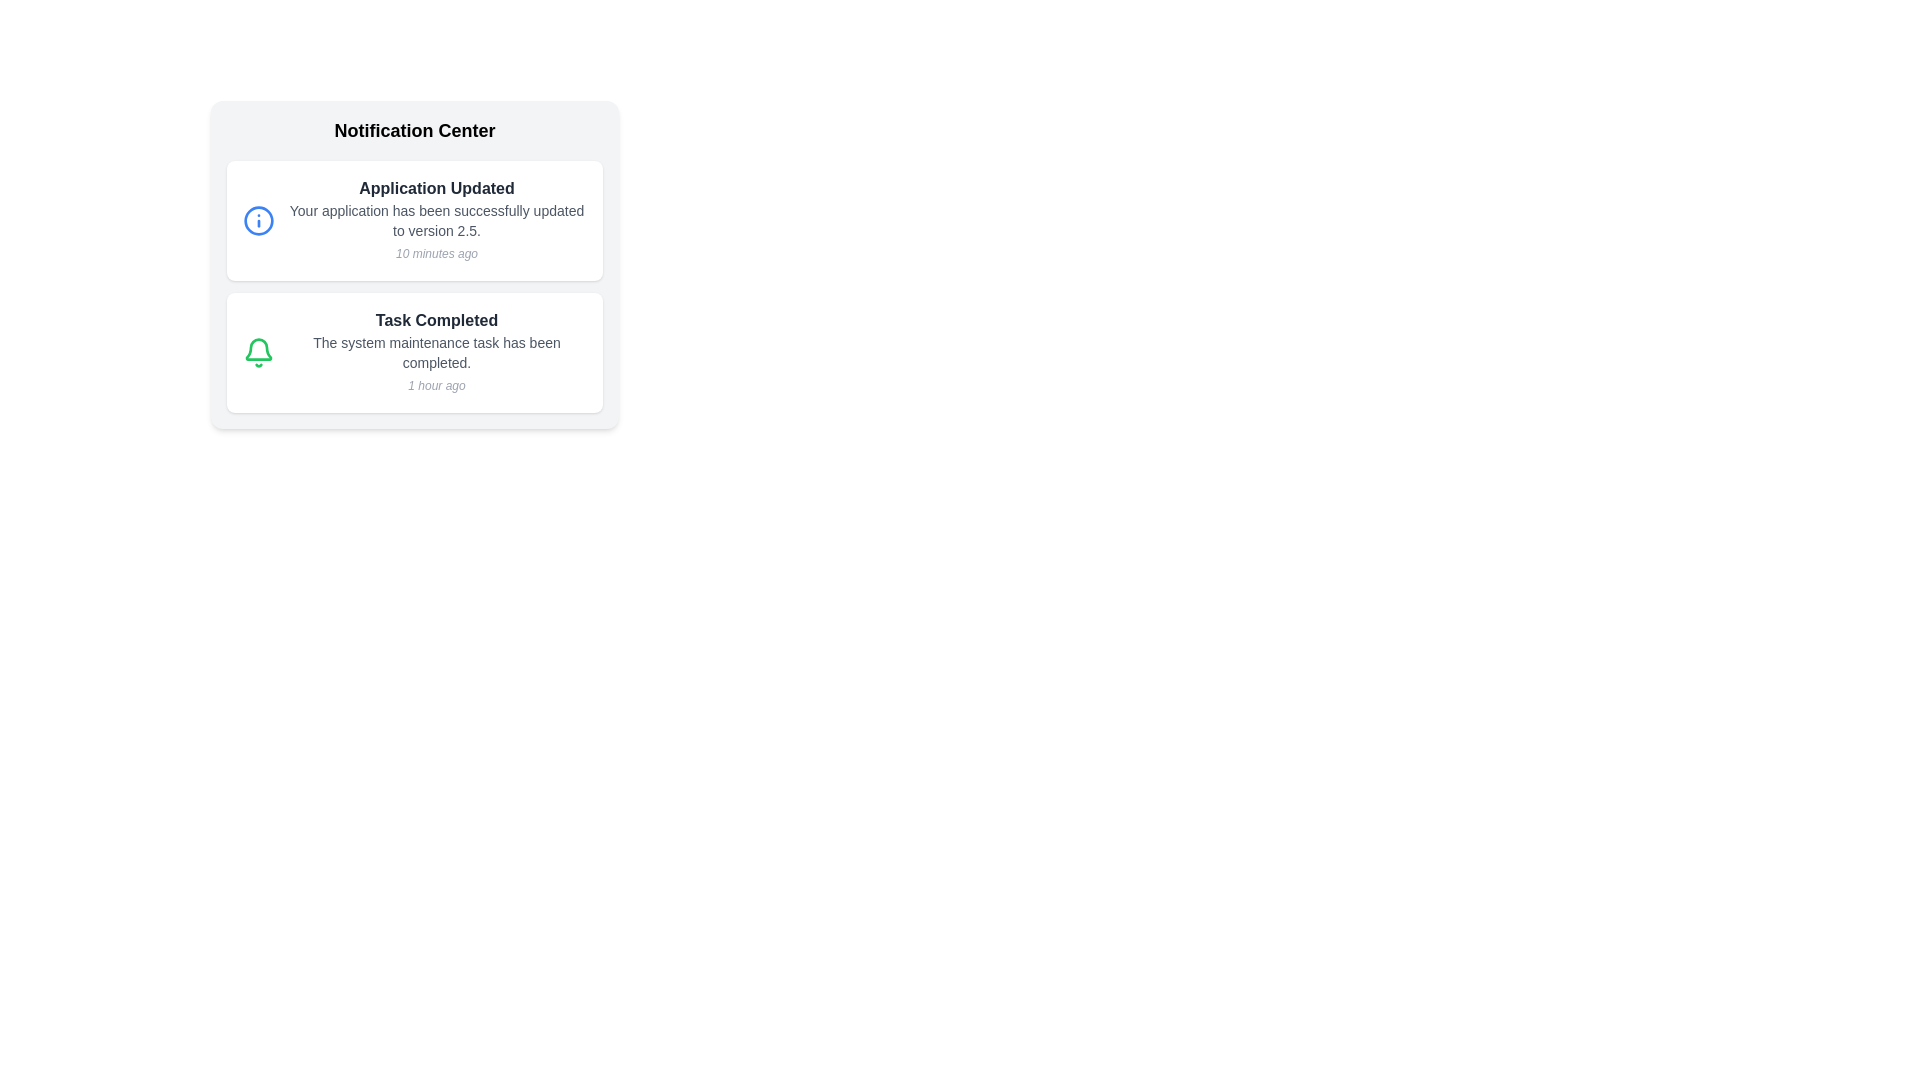 The height and width of the screenshot is (1080, 1920). What do you see at coordinates (413, 352) in the screenshot?
I see `information presented in the 'Task Completed' notification section located in the second notification card of the 'Notification Center'` at bounding box center [413, 352].